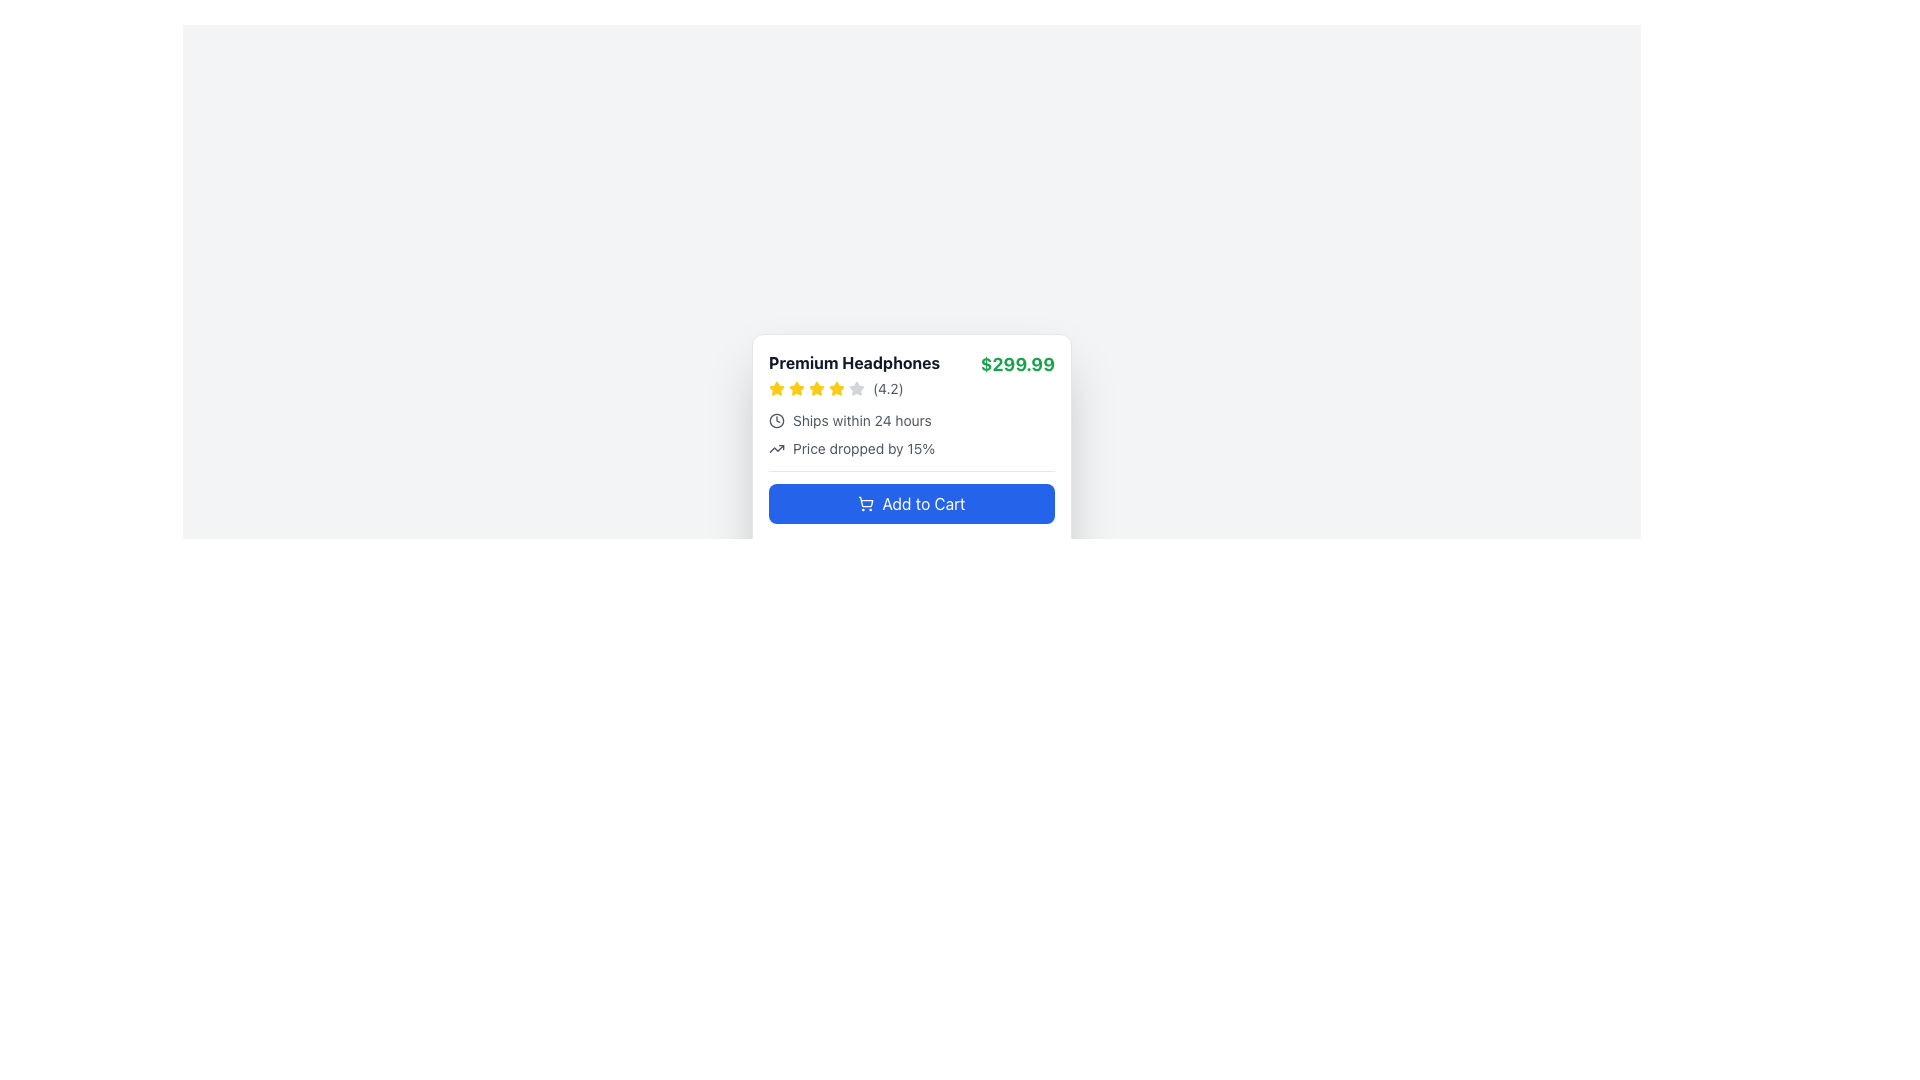  Describe the element at coordinates (854, 389) in the screenshot. I see `the stars in the Rating Display located under the title 'Premium Headphones' to inspect further` at that location.